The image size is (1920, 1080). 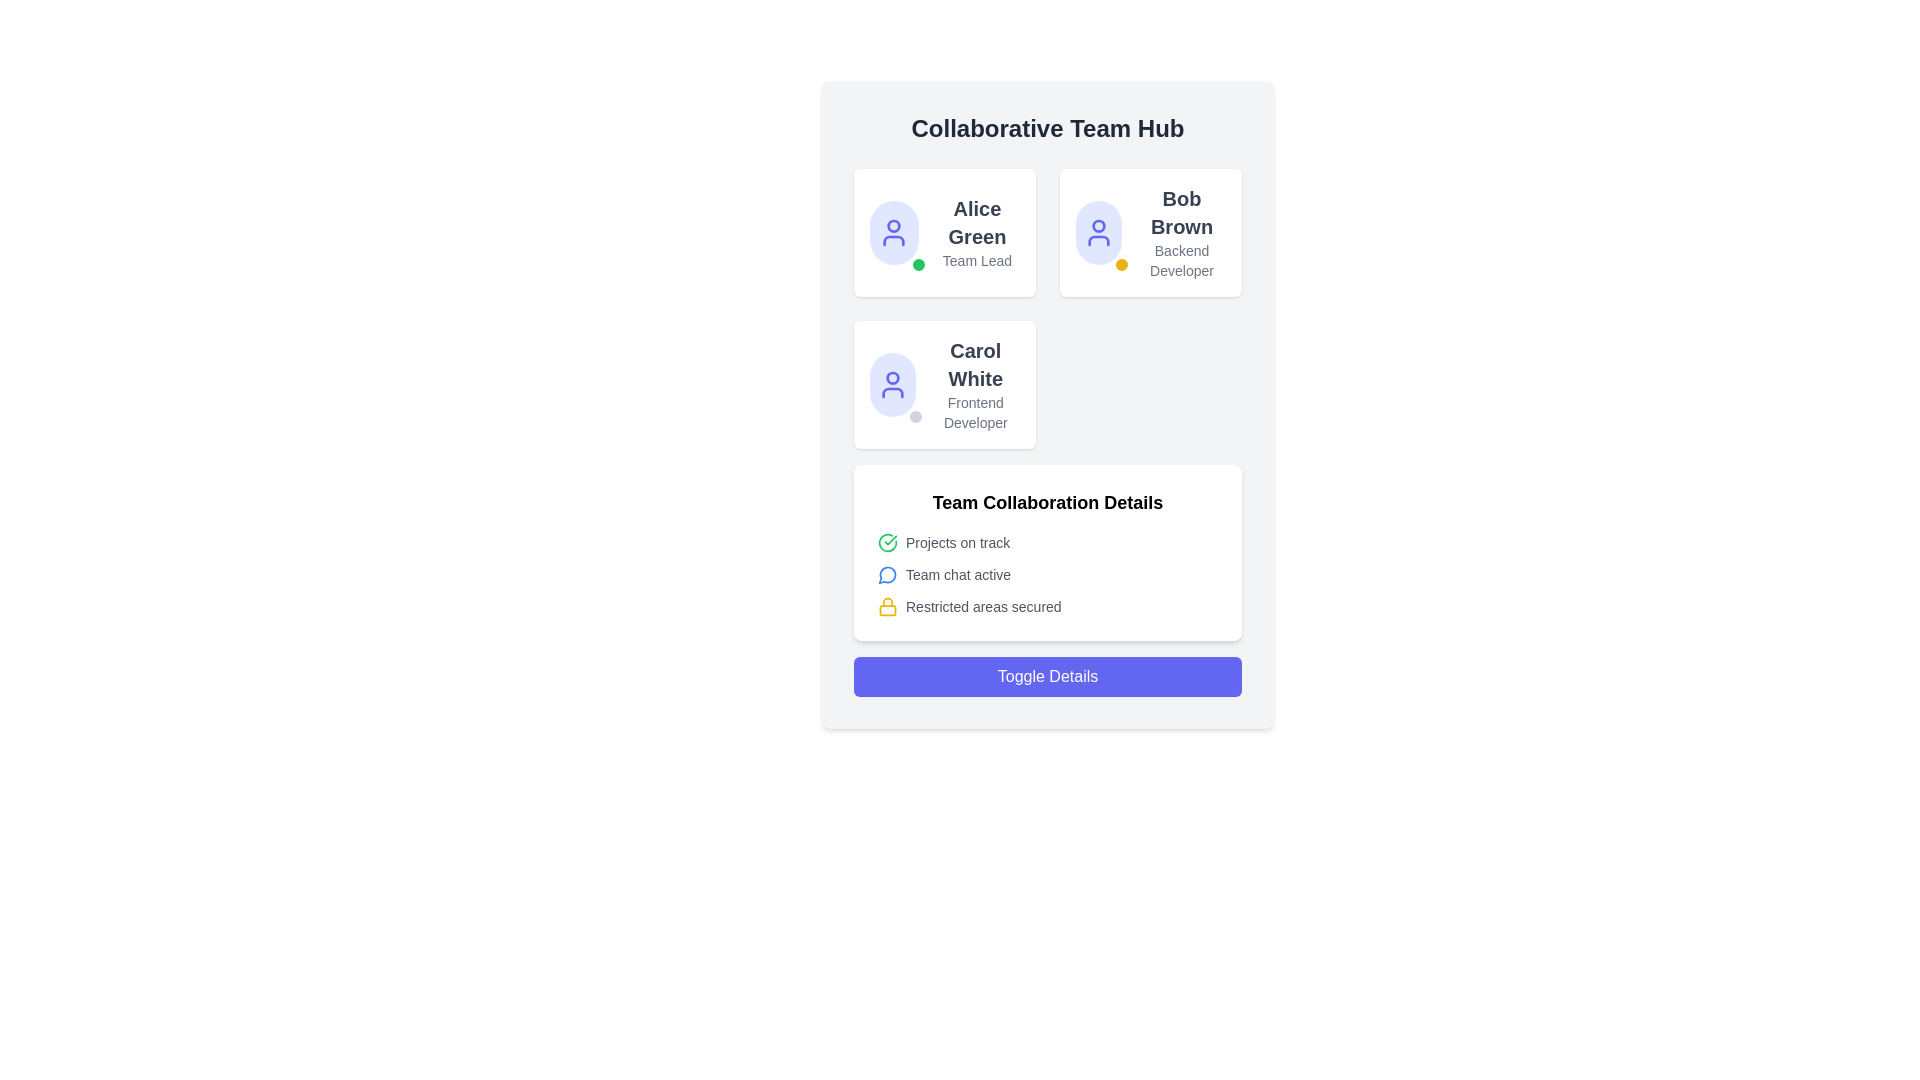 I want to click on the user avatar icon representing 'Carol White', located at the top-left corner of the card in the 'Collaborative Team Hub' panel, so click(x=891, y=385).